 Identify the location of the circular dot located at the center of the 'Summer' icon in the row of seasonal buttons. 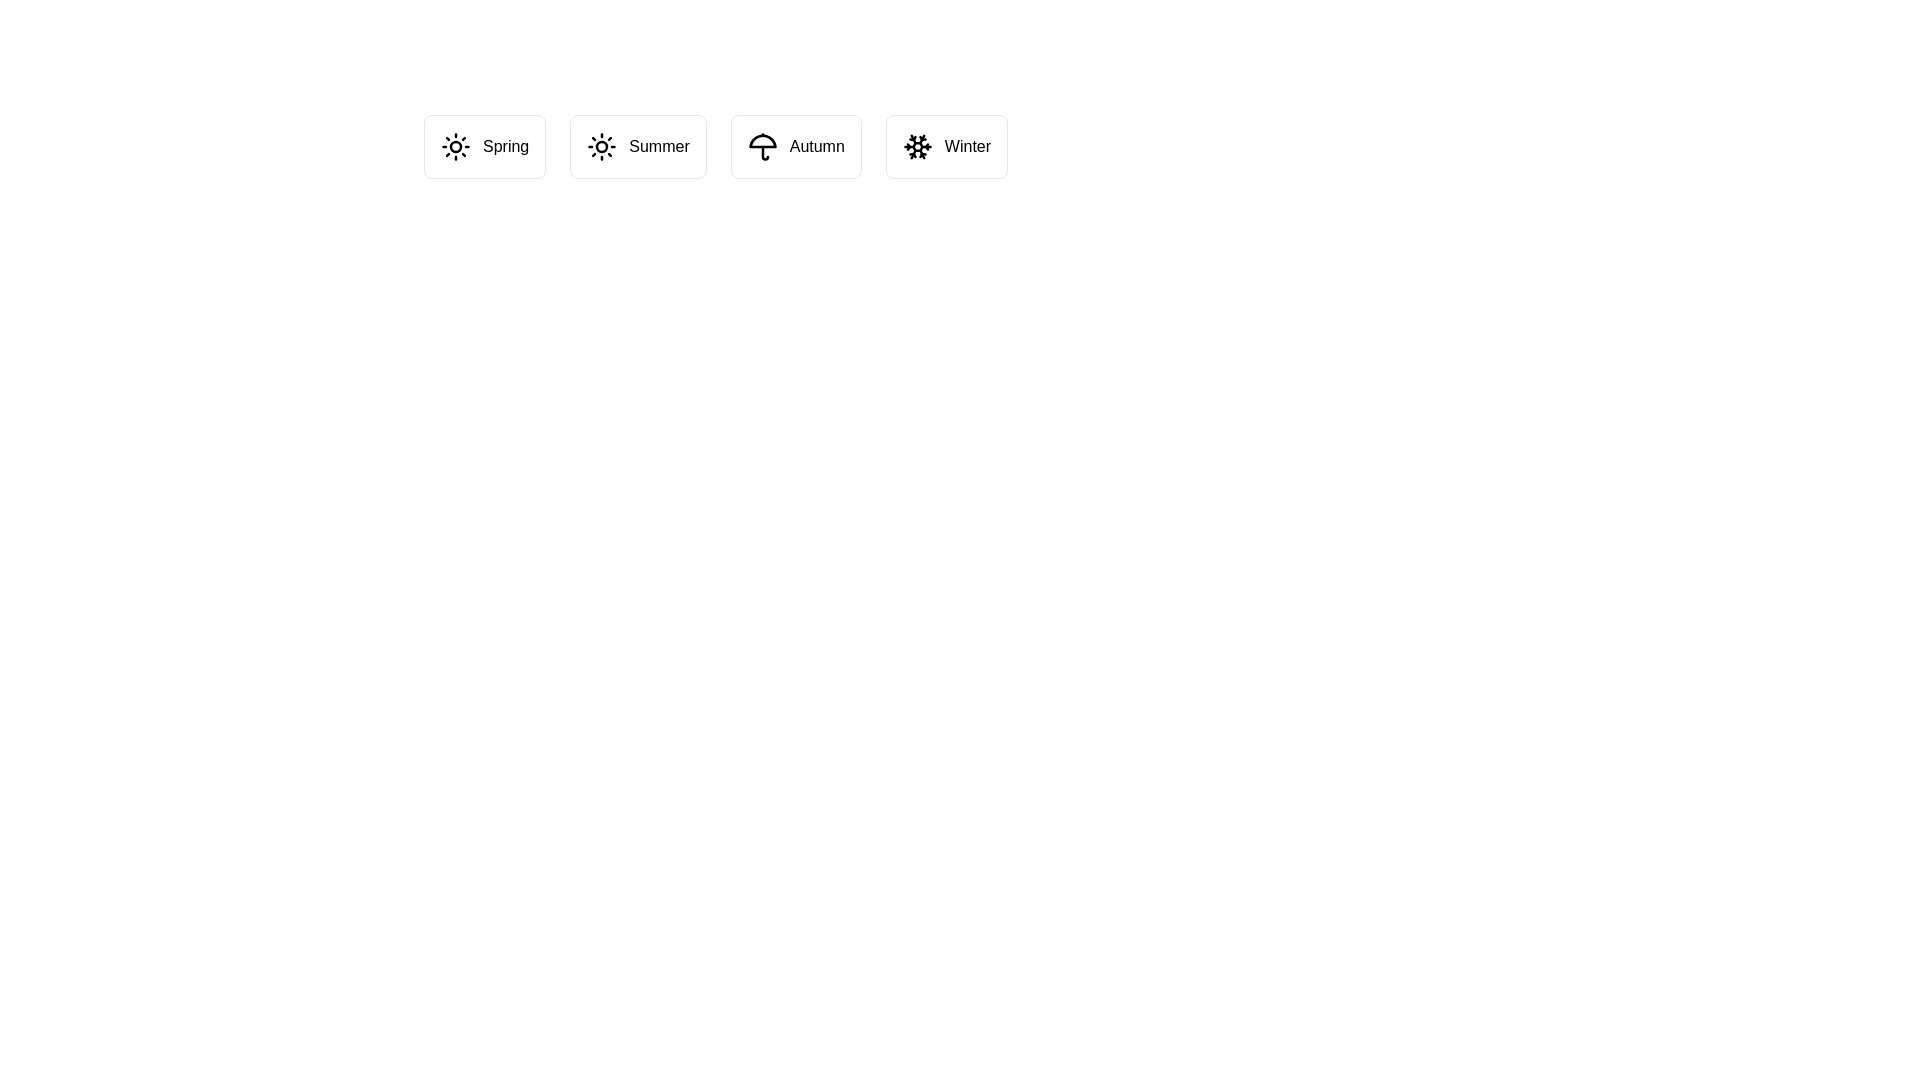
(601, 145).